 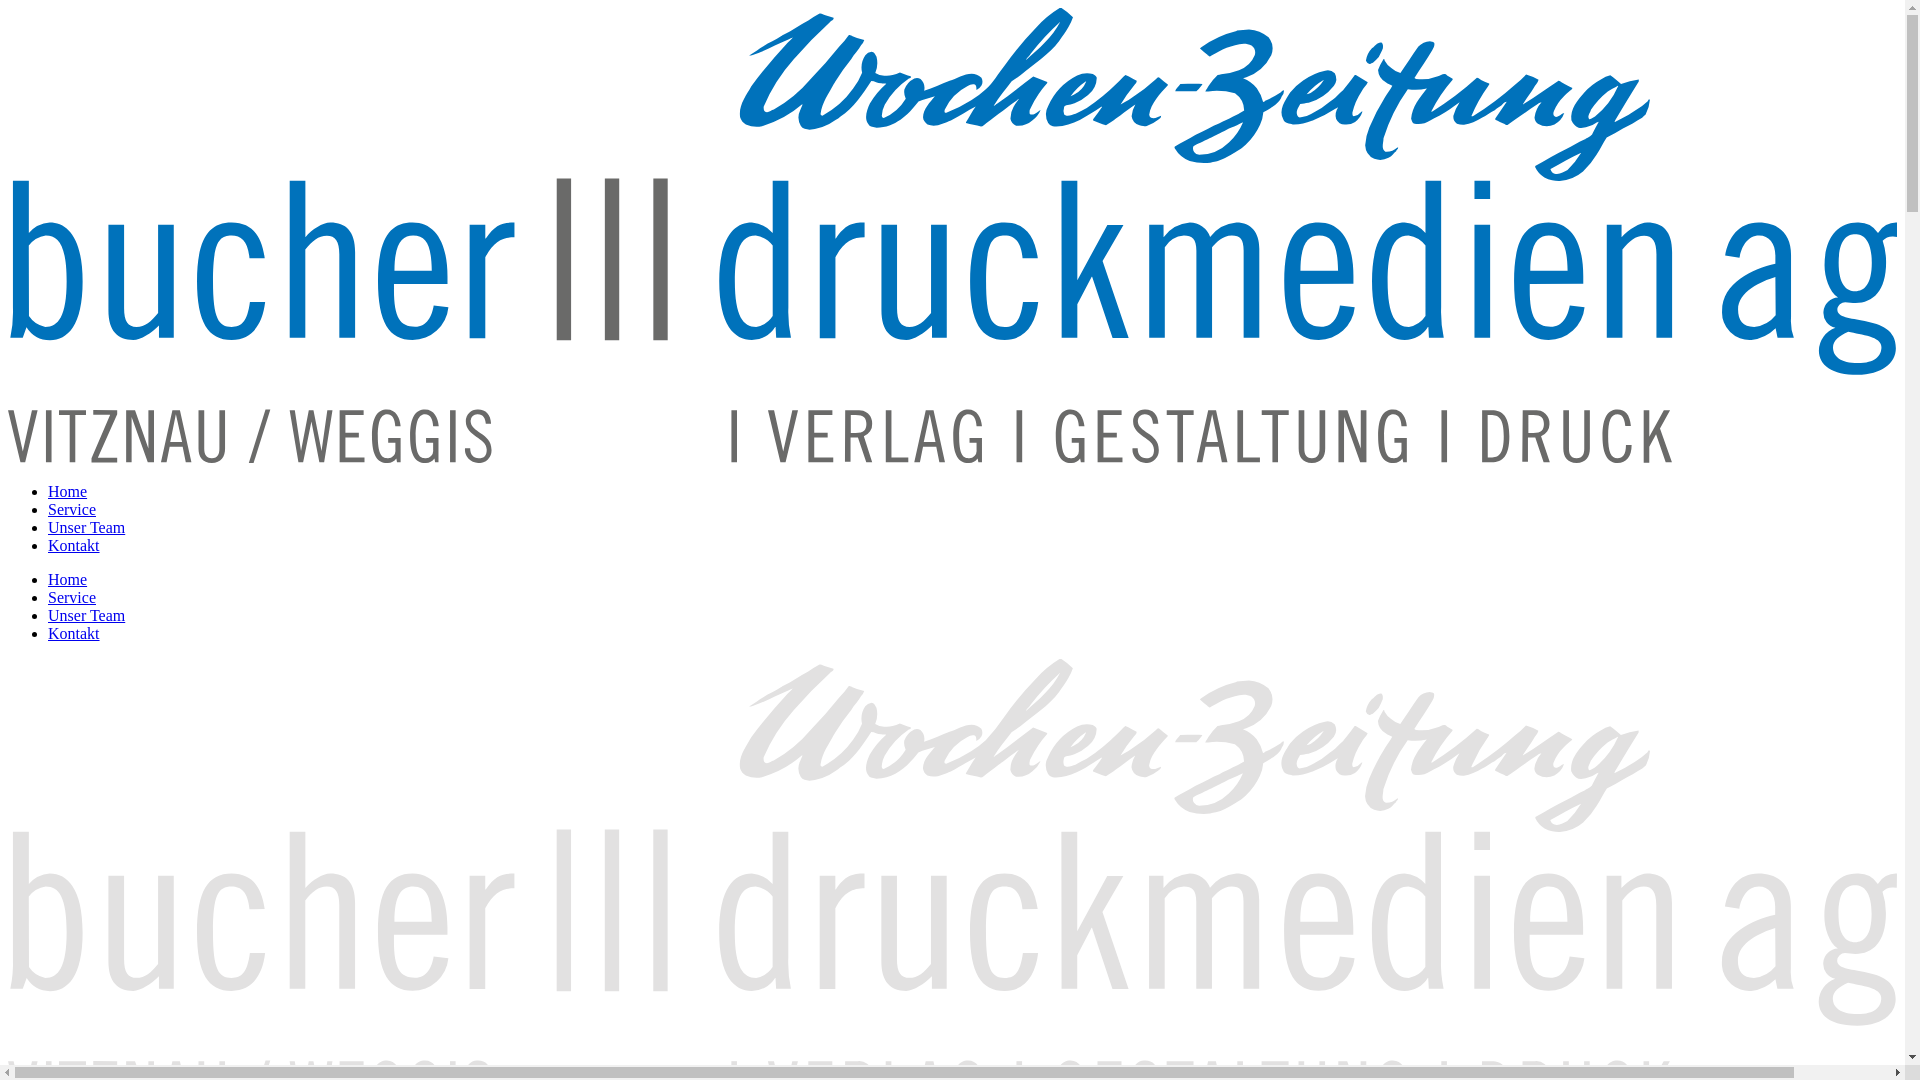 I want to click on 'Unser Team', so click(x=85, y=526).